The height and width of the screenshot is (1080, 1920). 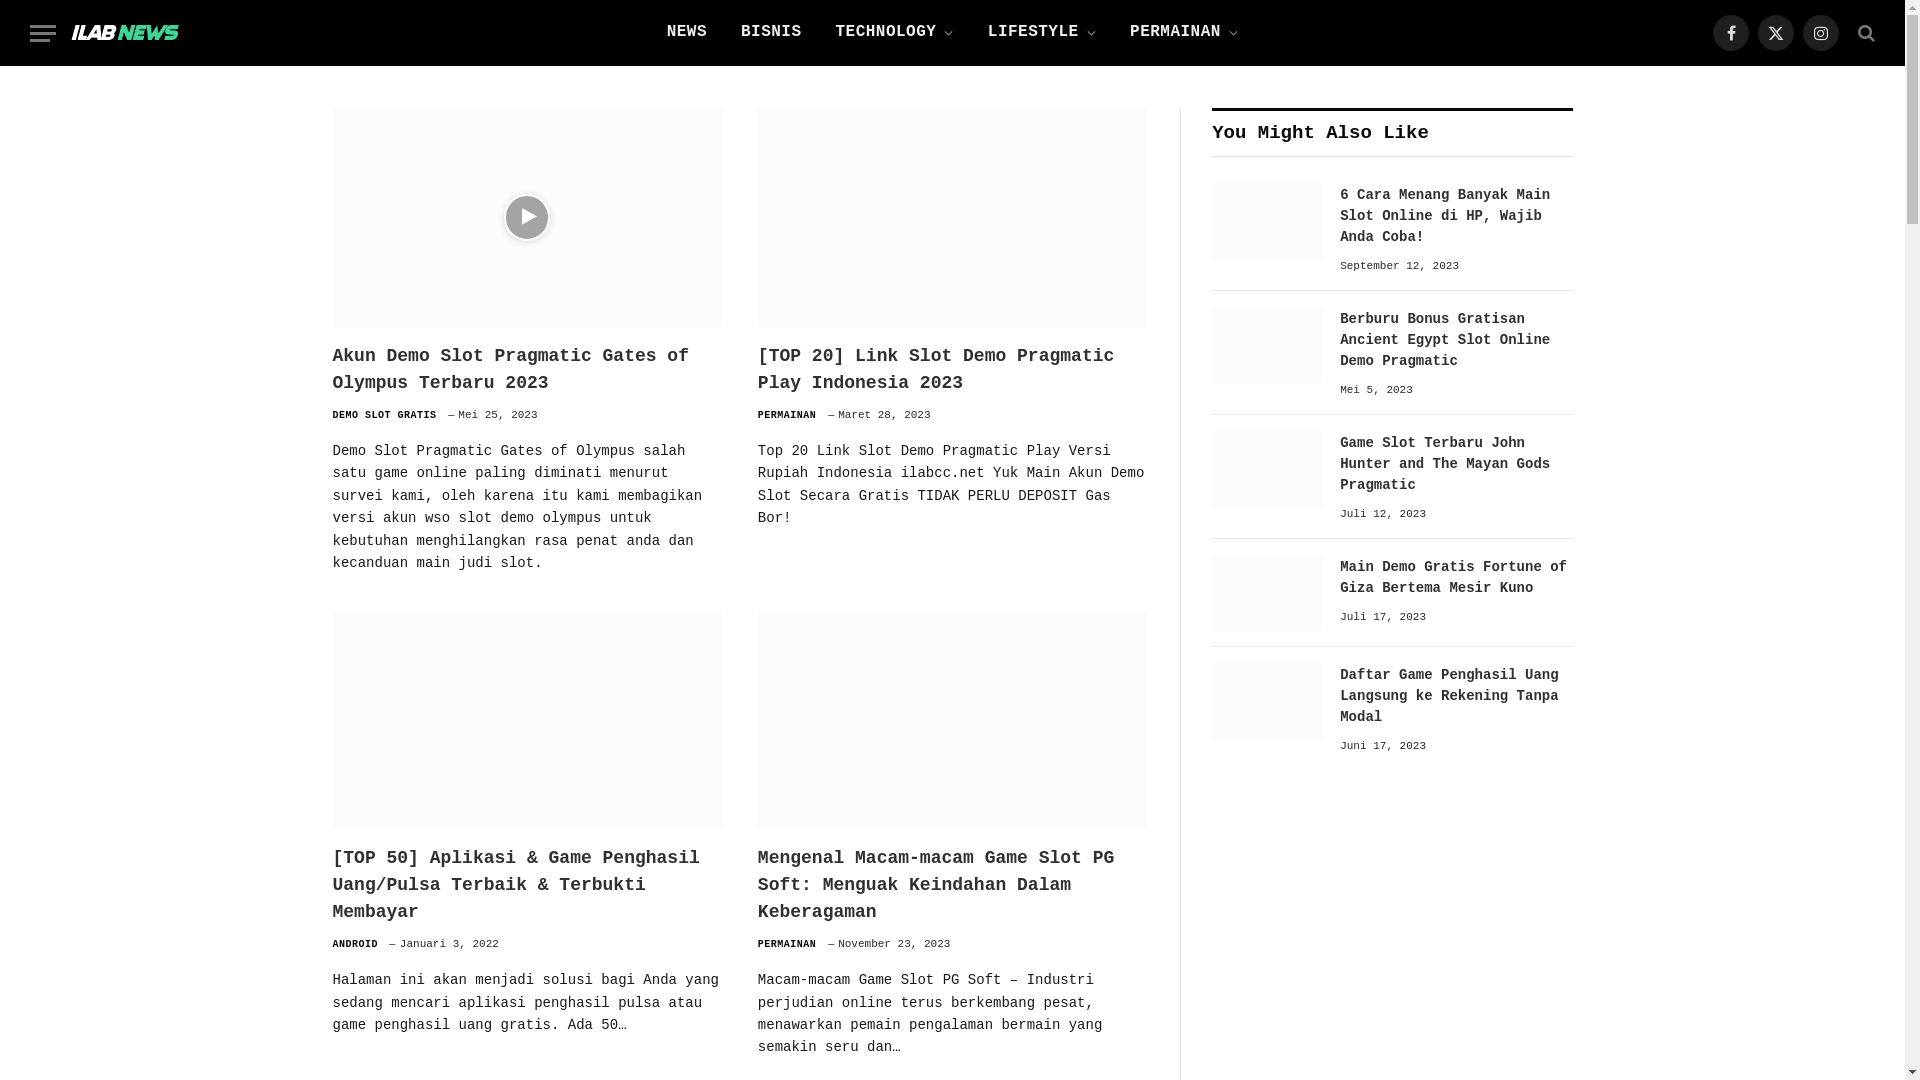 What do you see at coordinates (1266, 592) in the screenshot?
I see `'Main Demo Gratis Fortune of Giza Bertema Mesir Kuno'` at bounding box center [1266, 592].